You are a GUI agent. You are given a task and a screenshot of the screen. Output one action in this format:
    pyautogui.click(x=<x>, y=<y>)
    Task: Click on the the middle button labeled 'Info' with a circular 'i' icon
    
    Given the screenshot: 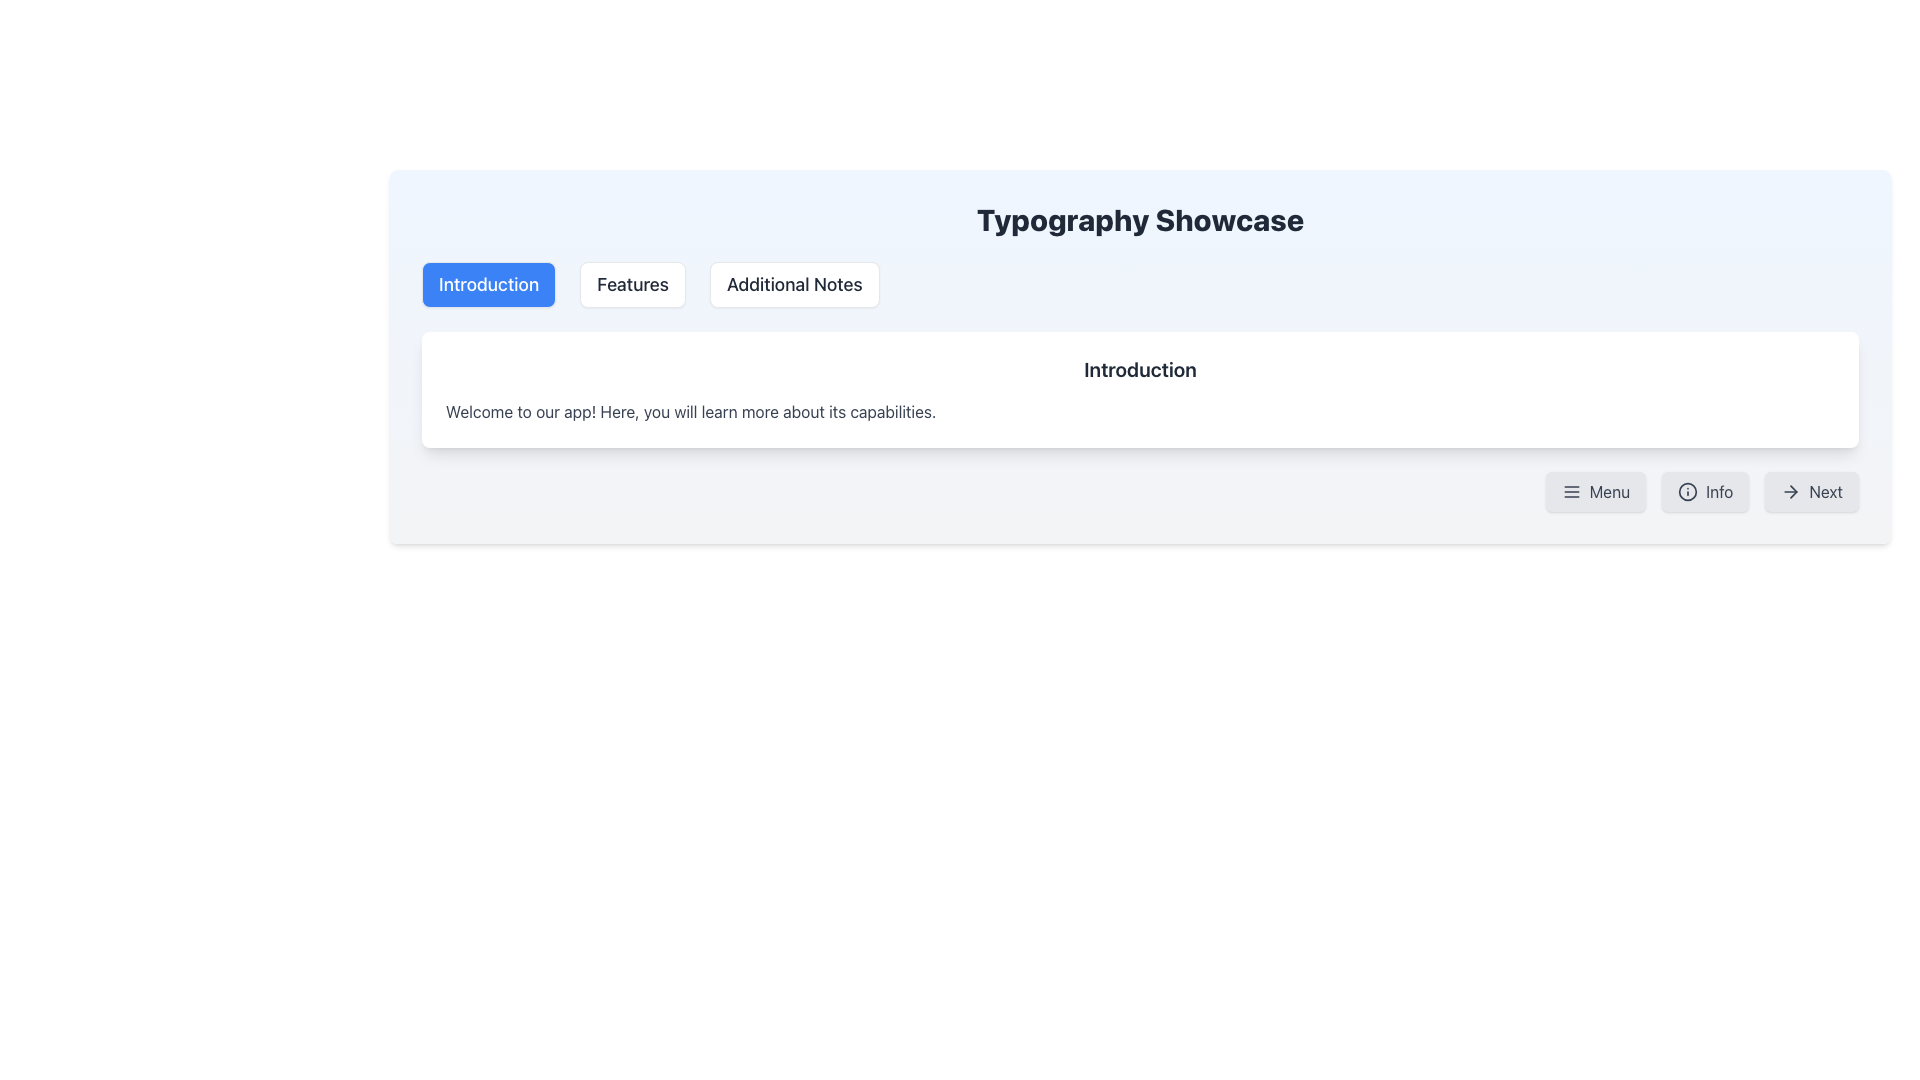 What is the action you would take?
    pyautogui.click(x=1704, y=492)
    